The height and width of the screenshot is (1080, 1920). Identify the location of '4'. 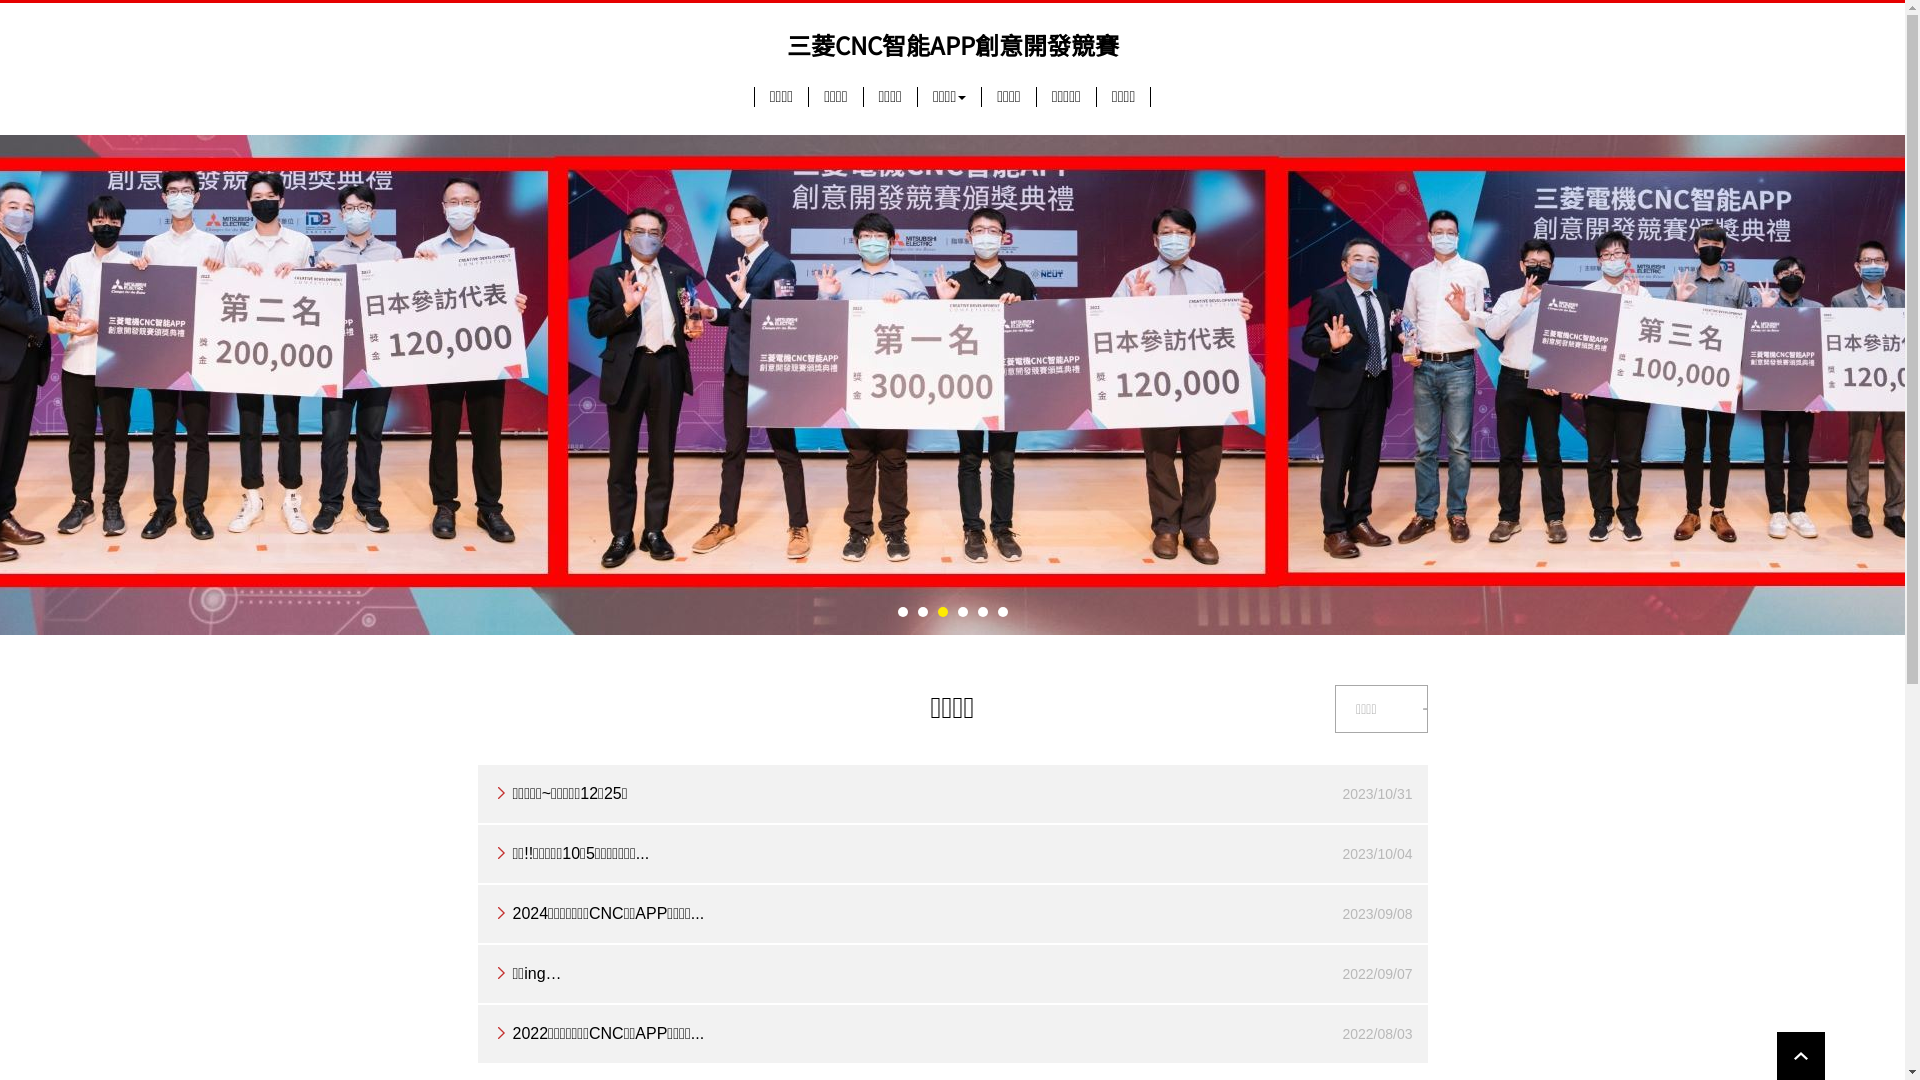
(963, 609).